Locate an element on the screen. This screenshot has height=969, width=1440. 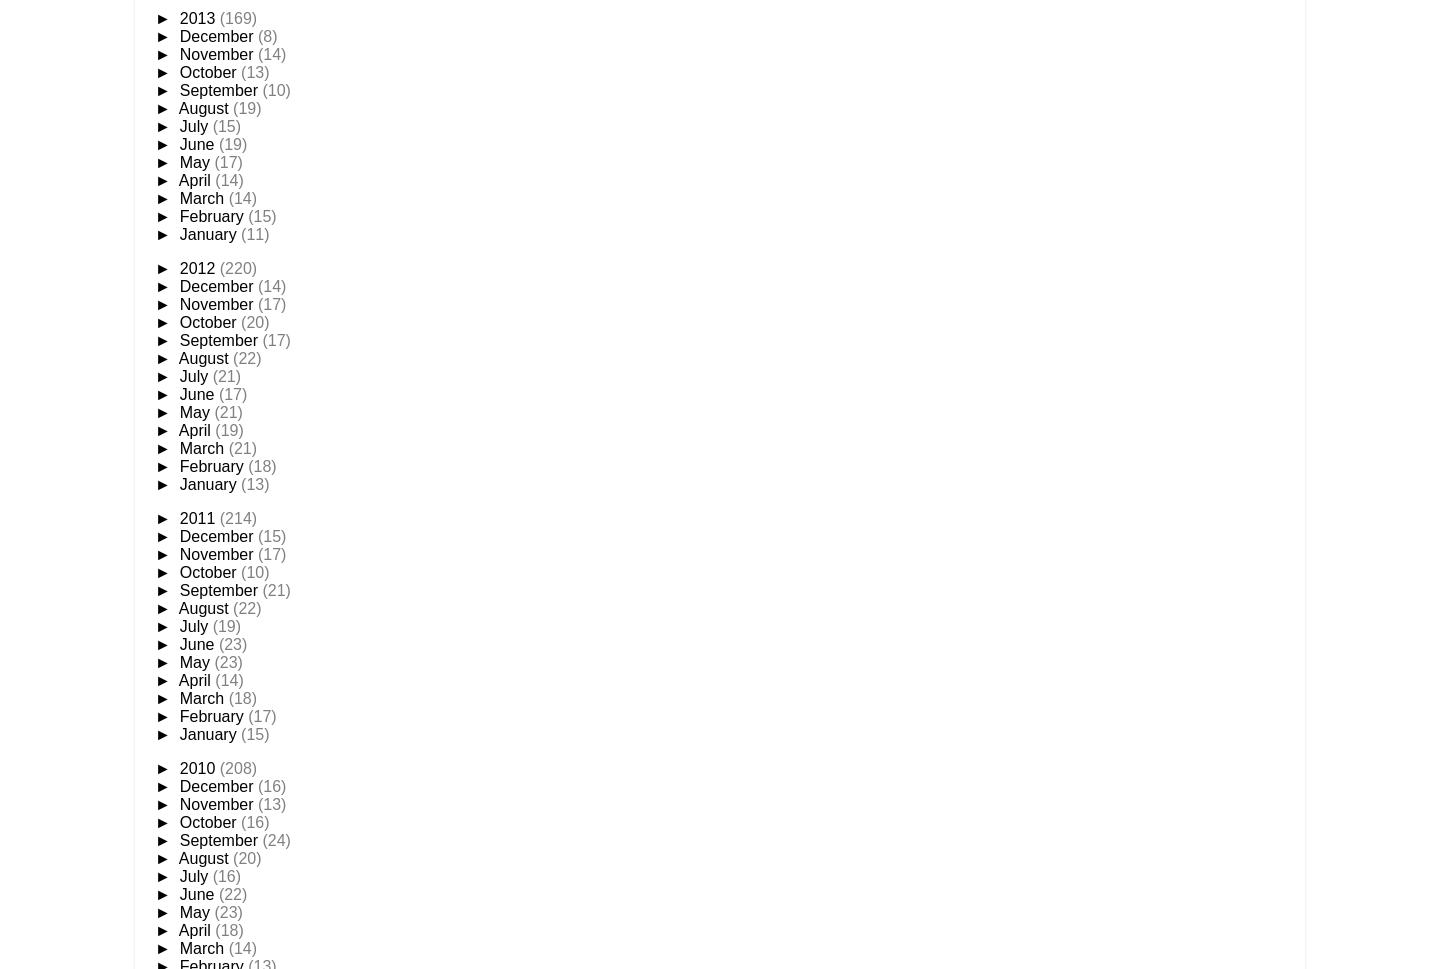
'(24)' is located at coordinates (275, 839).